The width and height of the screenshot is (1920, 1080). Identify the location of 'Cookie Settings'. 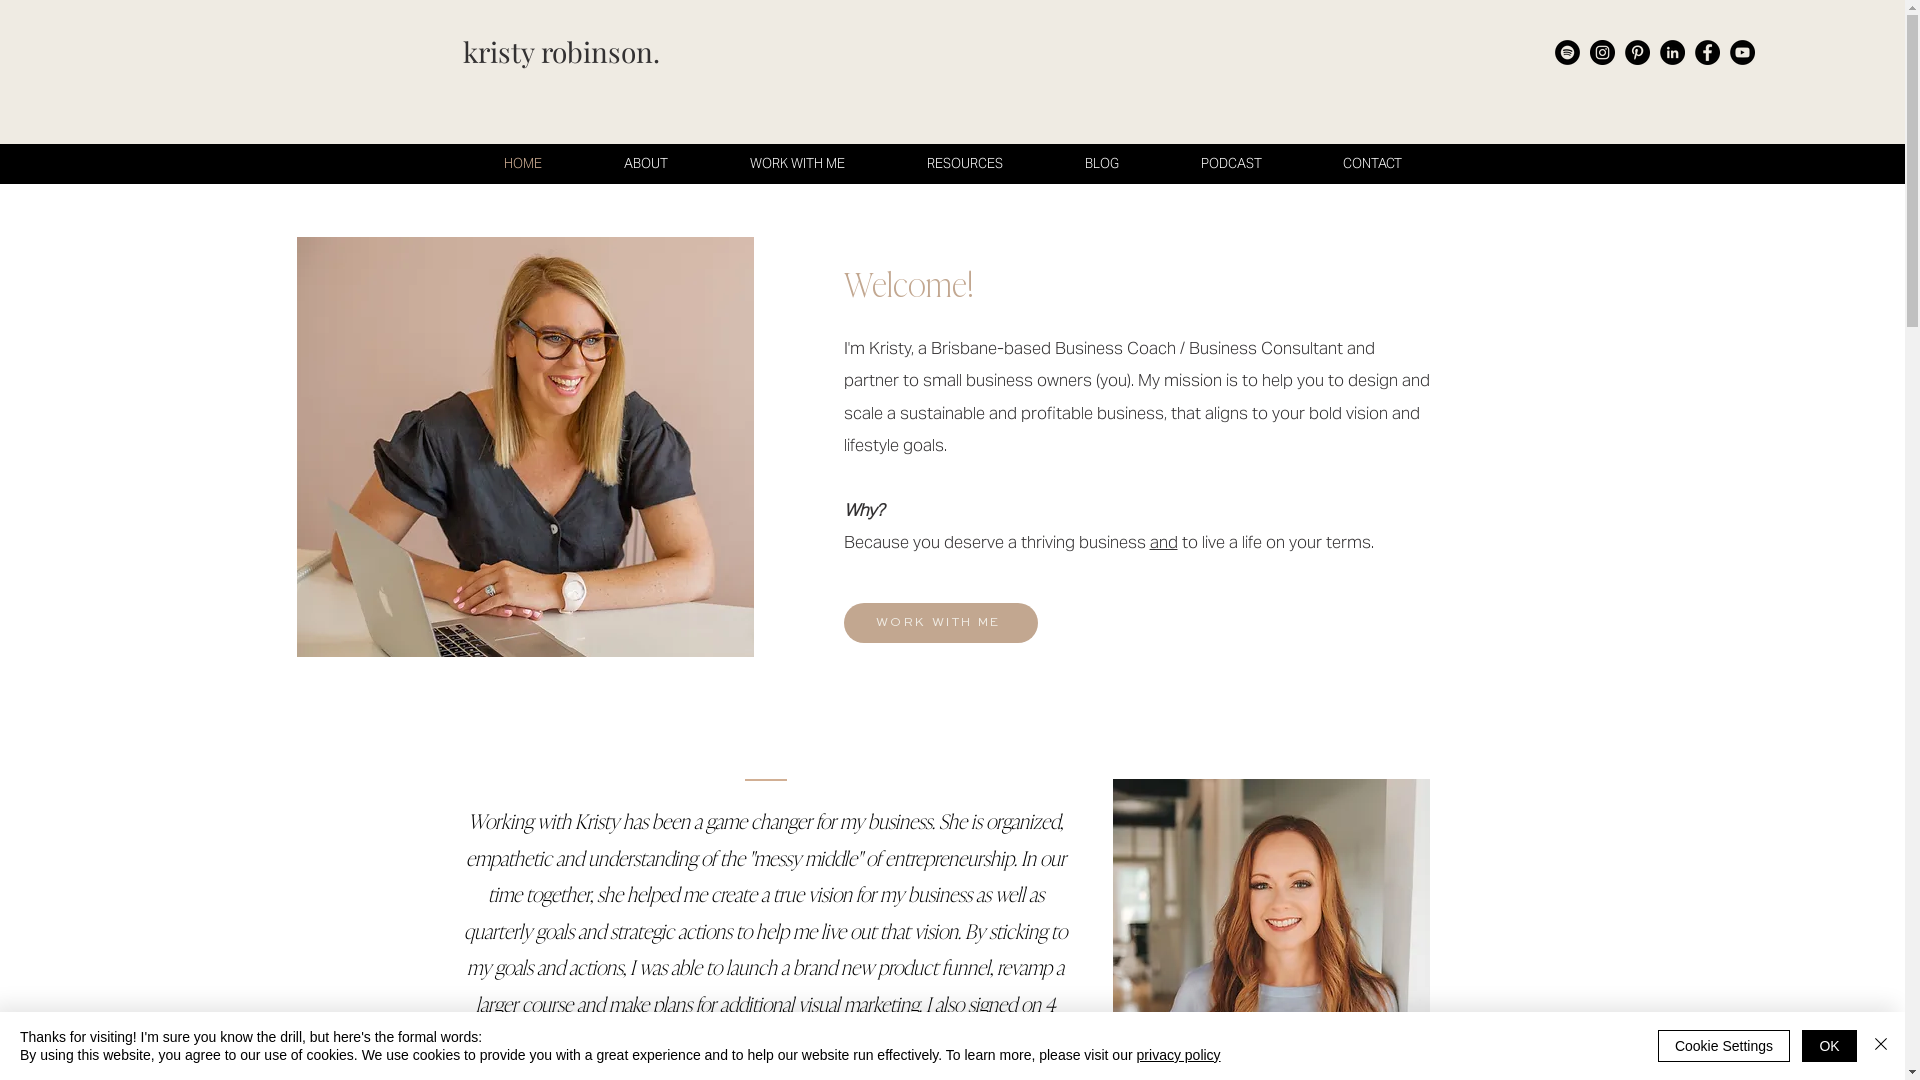
(1722, 1044).